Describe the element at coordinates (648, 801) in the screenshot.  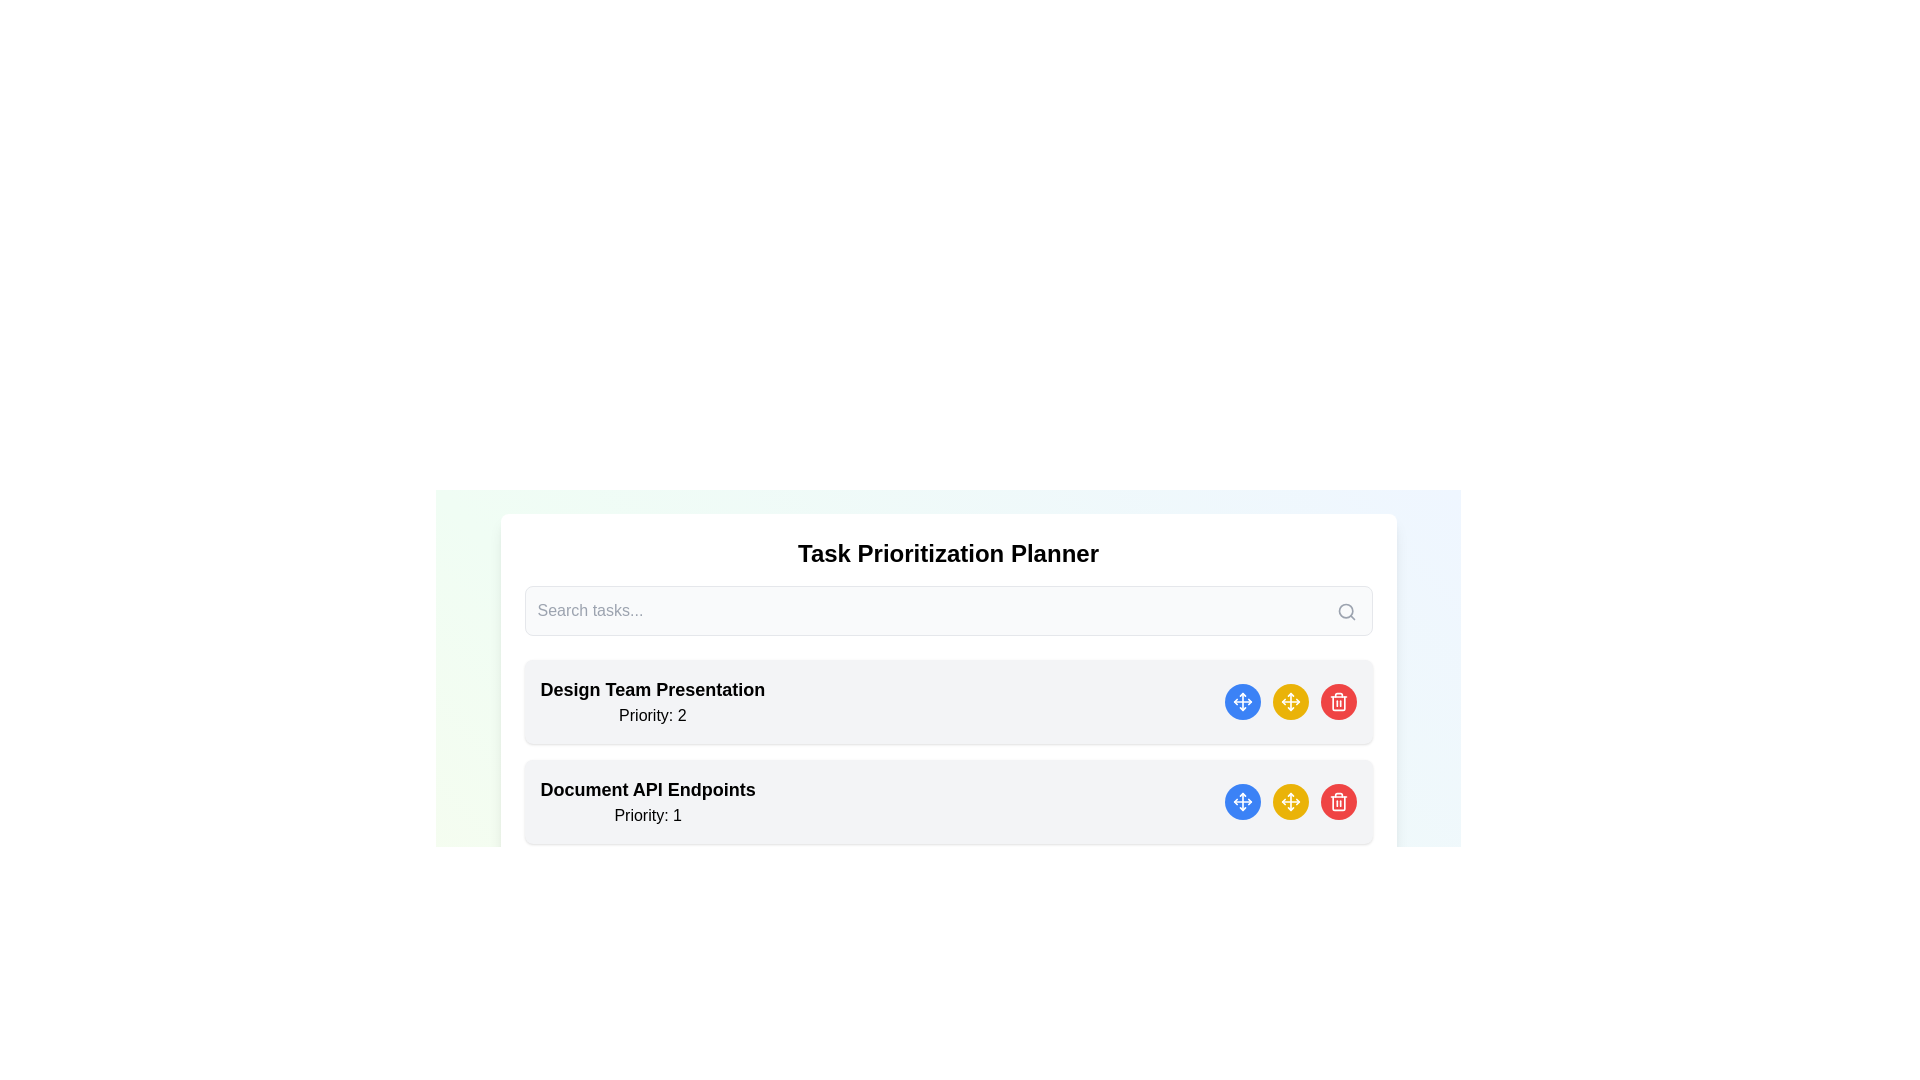
I see `the static text display that identifies 'Document API Endpoints' with priority level 'Priority: 1', located in the second entry of a vertical list` at that location.